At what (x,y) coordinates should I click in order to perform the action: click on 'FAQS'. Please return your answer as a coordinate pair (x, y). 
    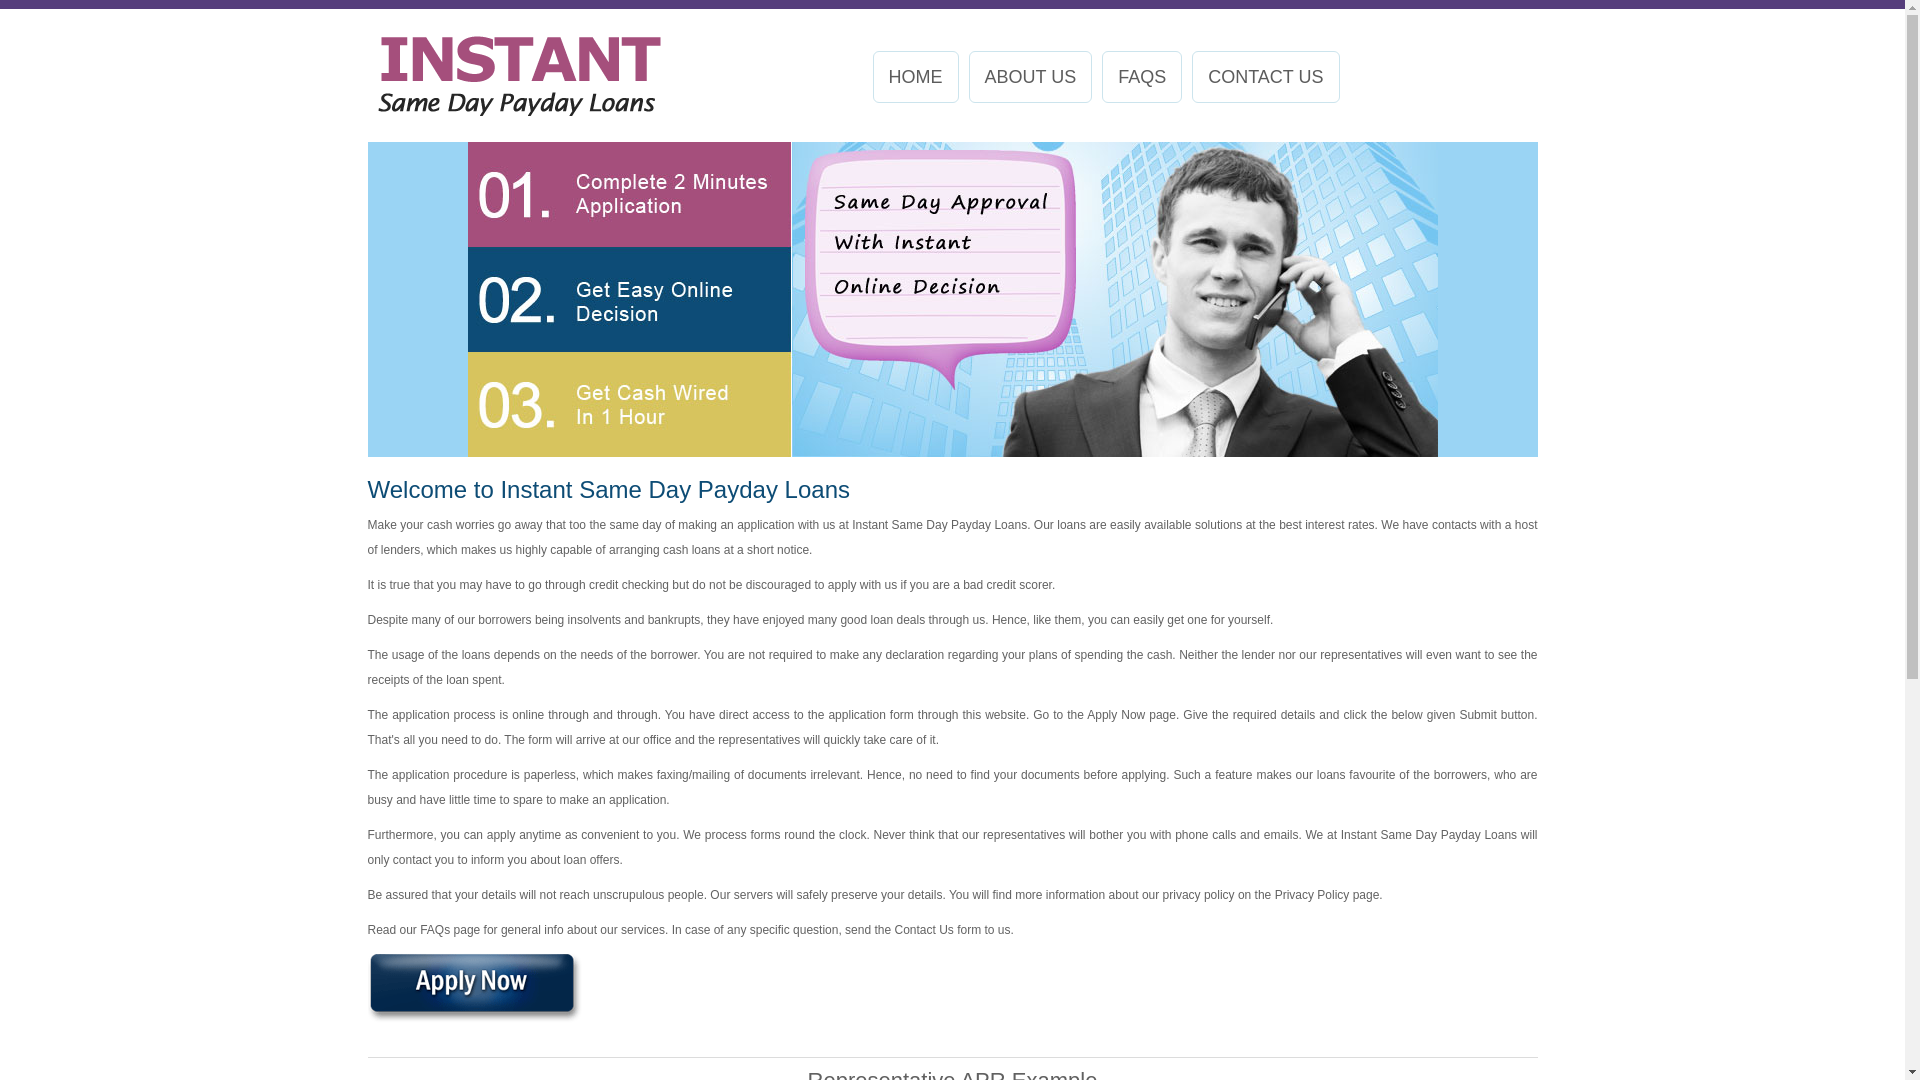
    Looking at the image, I should click on (1142, 76).